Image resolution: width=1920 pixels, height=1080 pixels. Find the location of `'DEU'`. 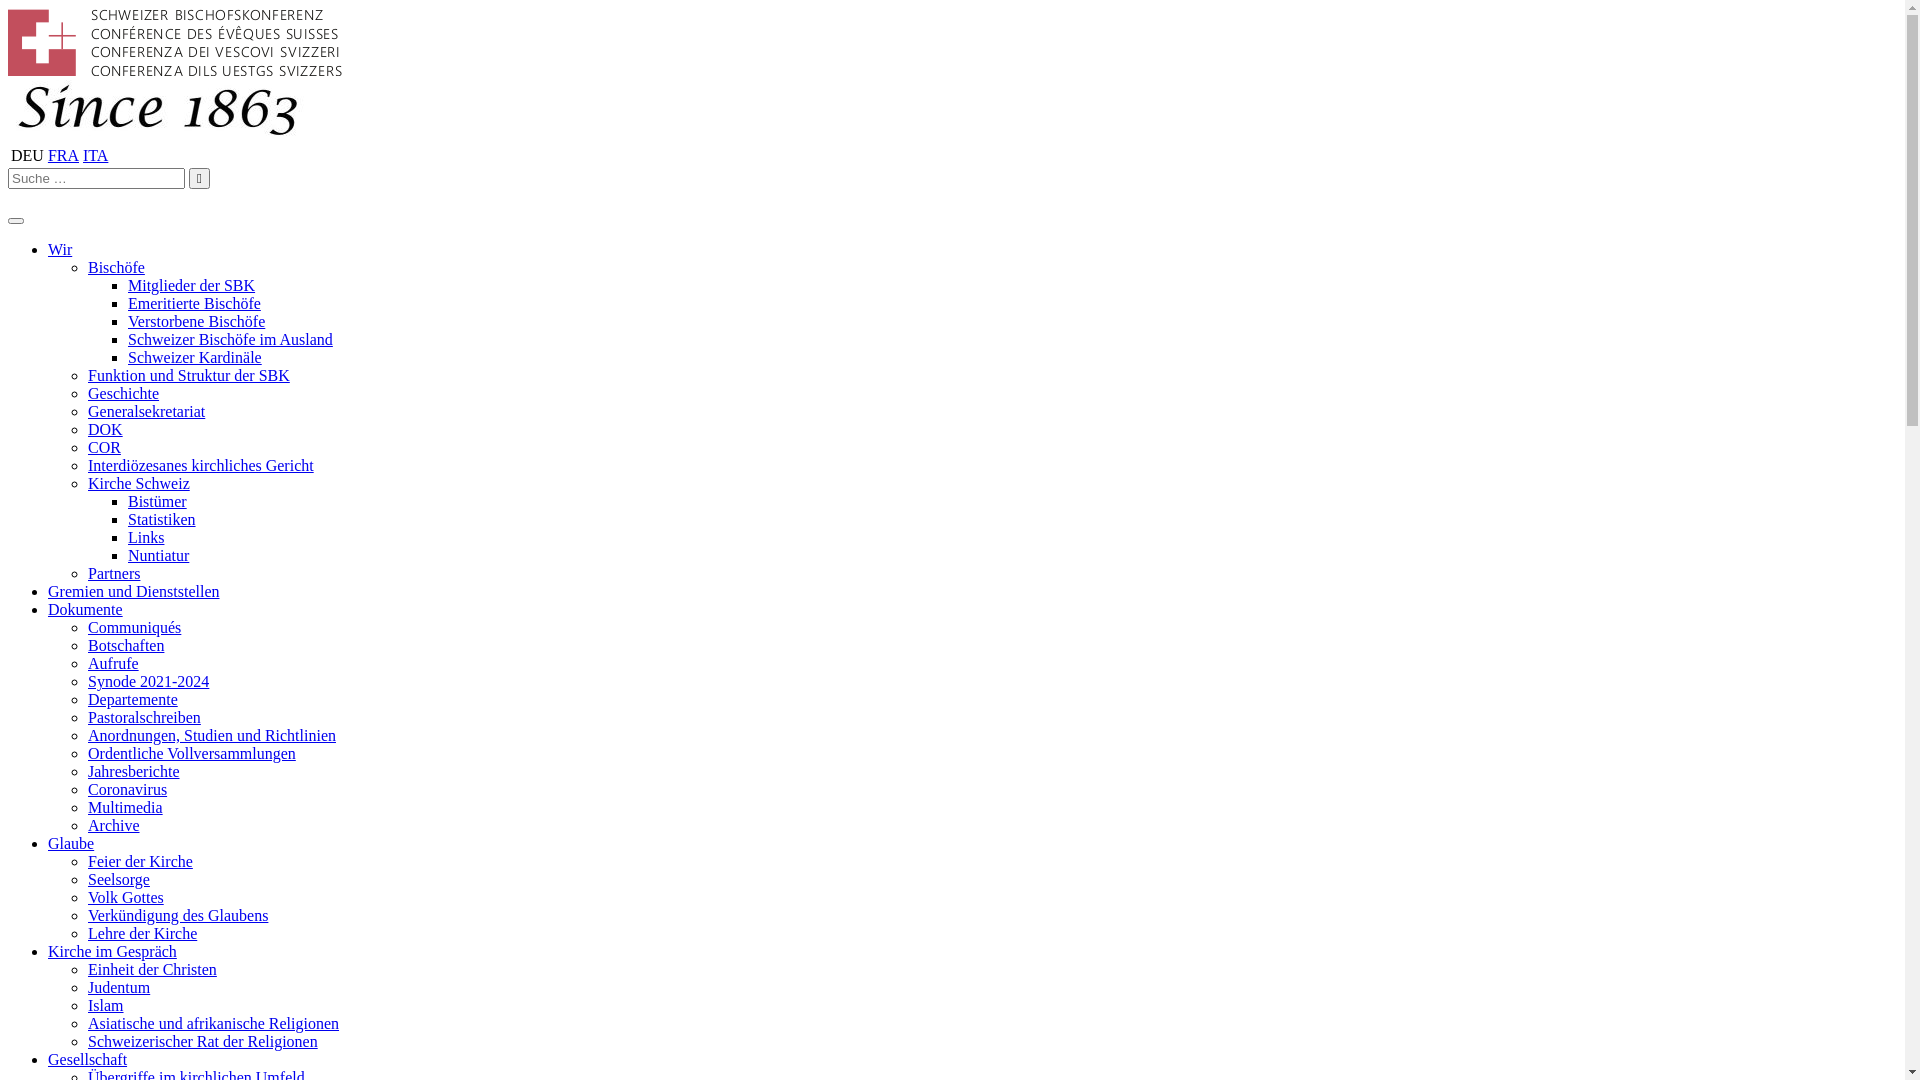

'DEU' is located at coordinates (27, 154).